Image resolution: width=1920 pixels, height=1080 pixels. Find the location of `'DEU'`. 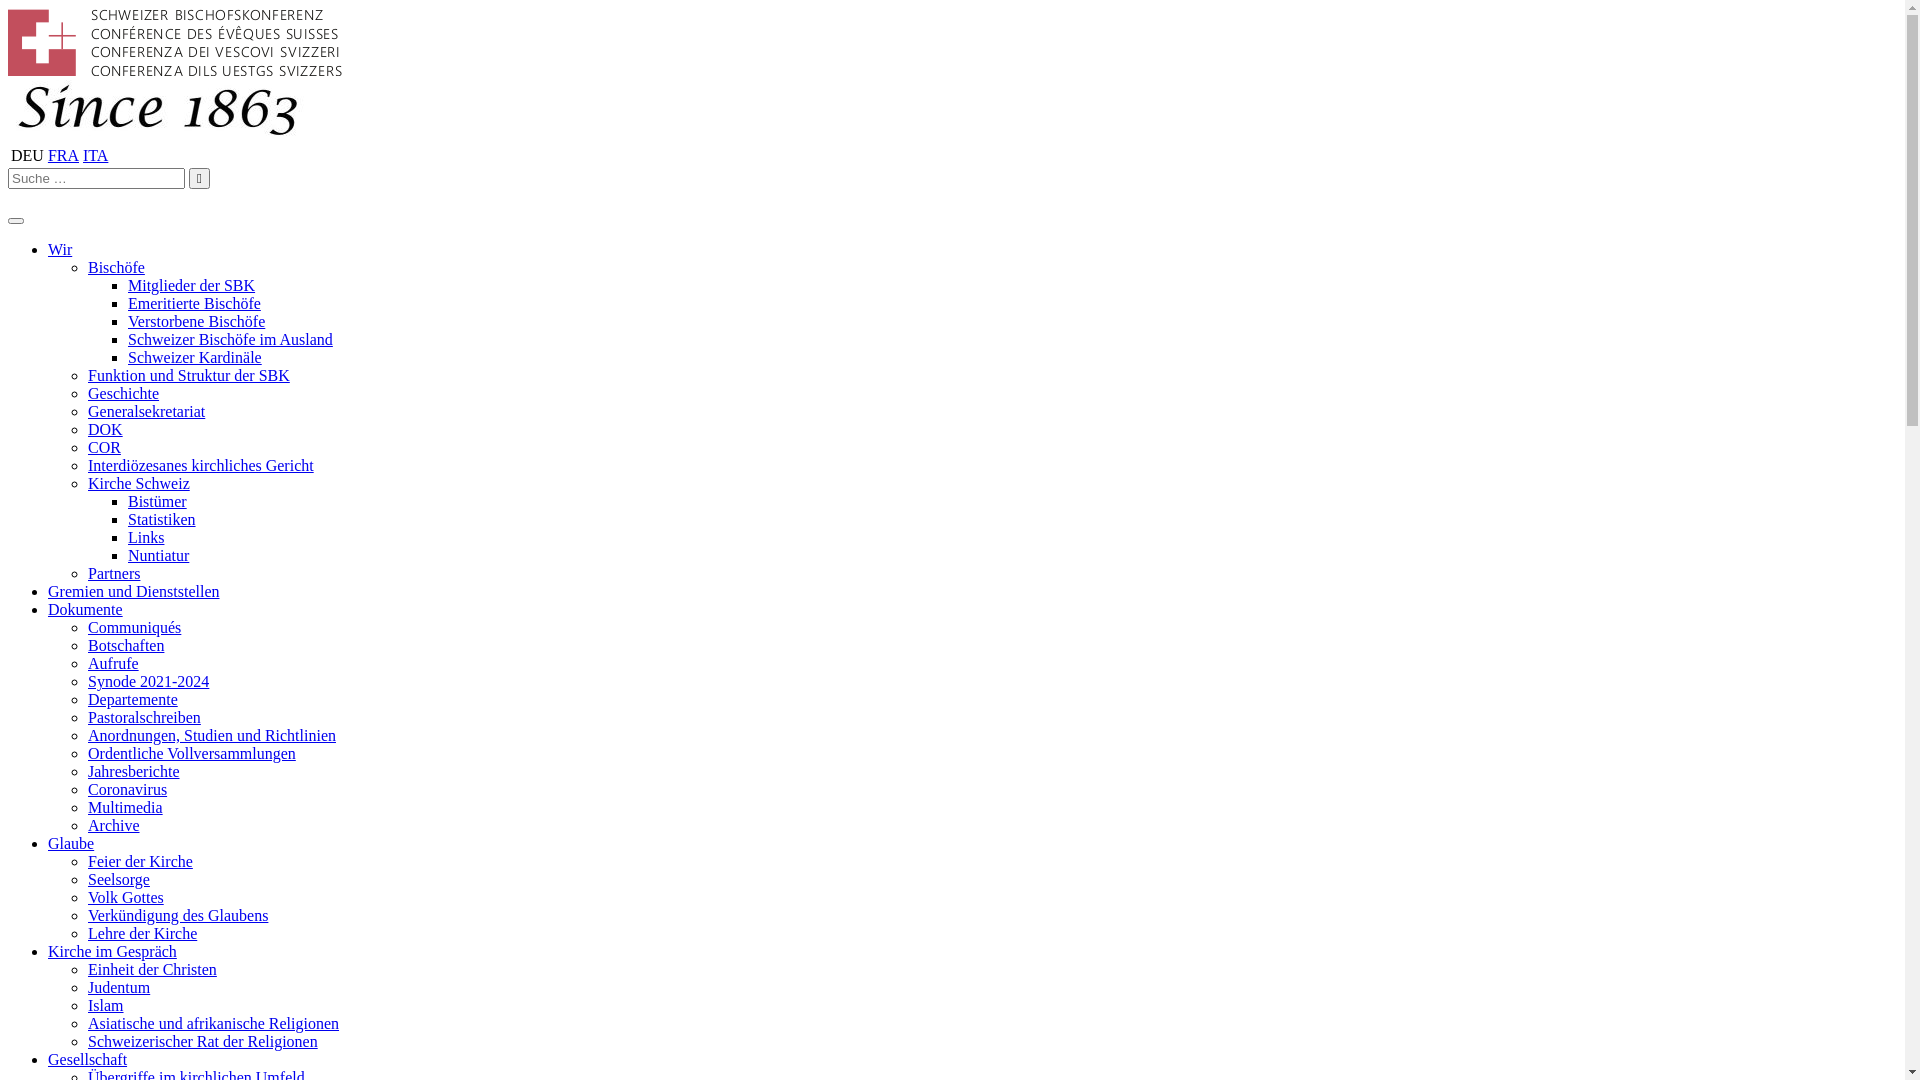

'DEU' is located at coordinates (27, 154).